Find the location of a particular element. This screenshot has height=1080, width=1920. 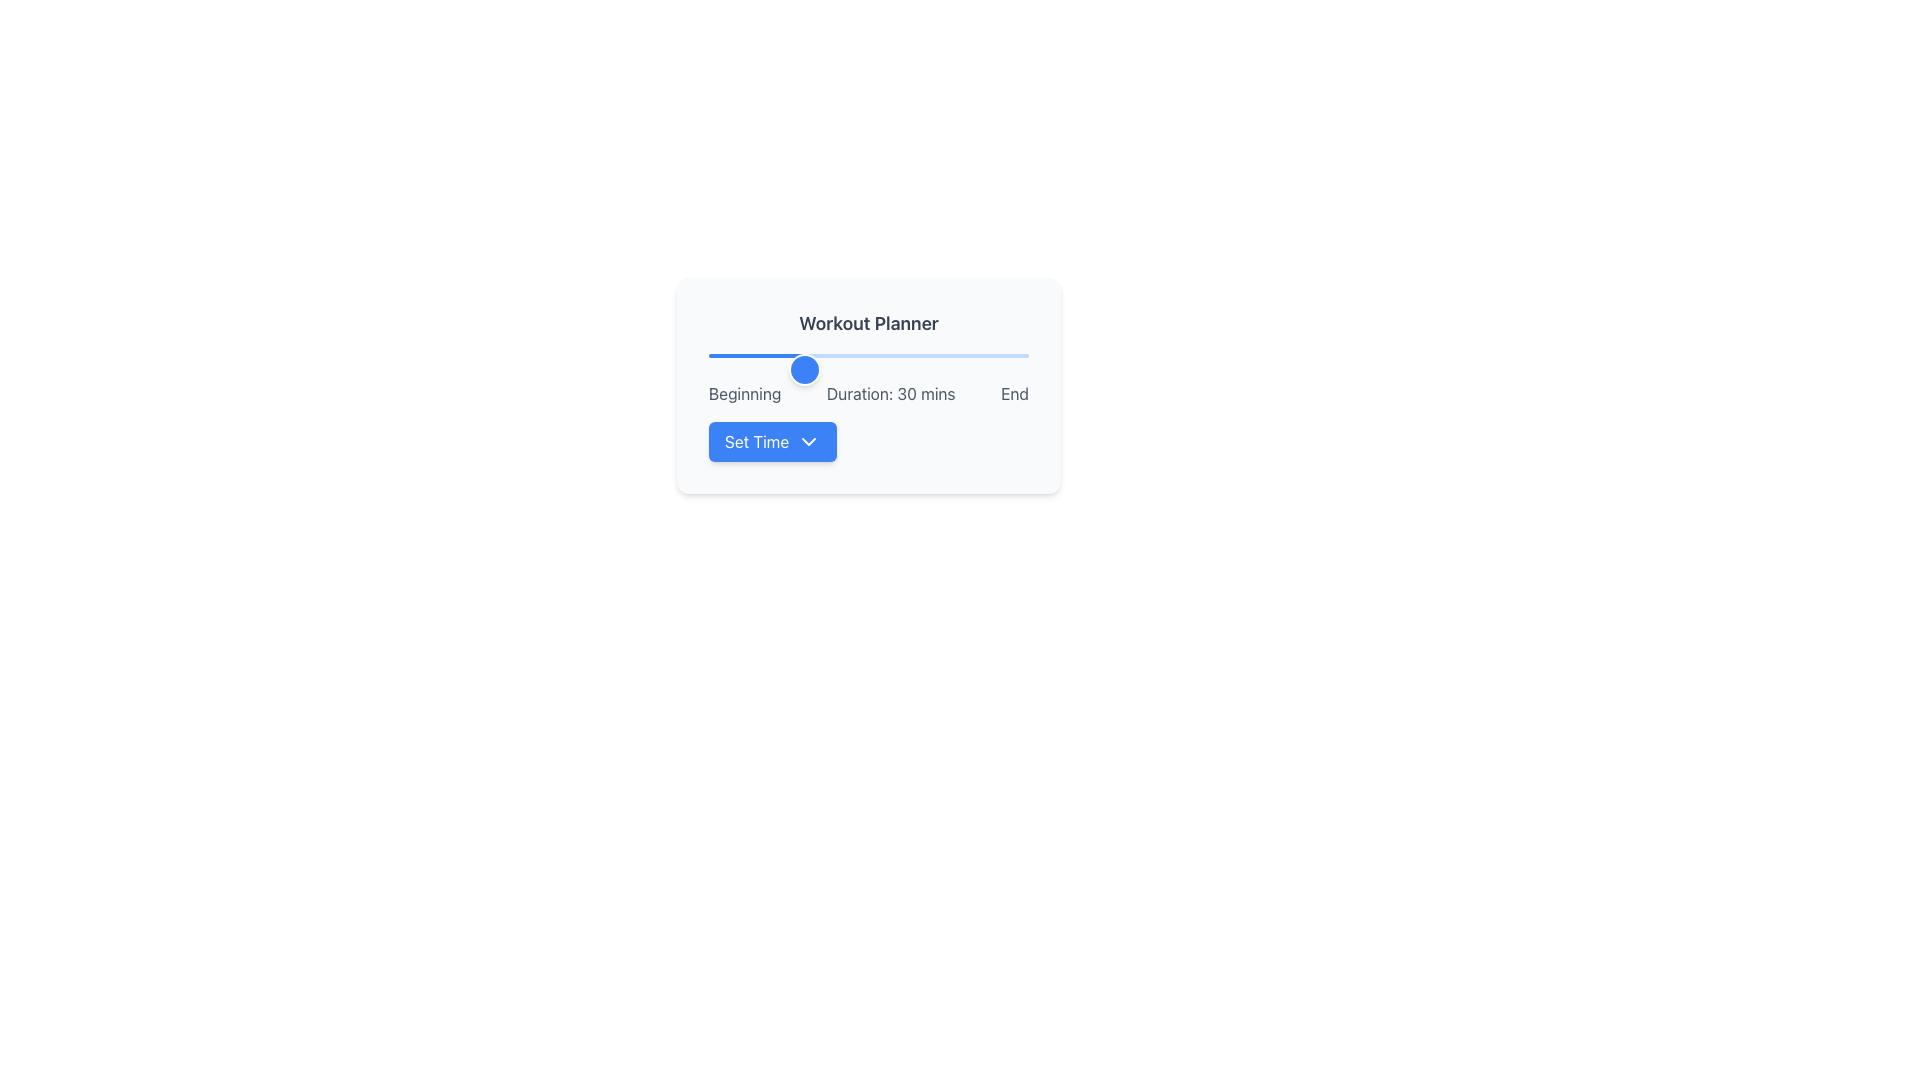

the Text Label that serves as a header for its section, located in a card-like panel above a progress bar and below the panel header is located at coordinates (868, 323).